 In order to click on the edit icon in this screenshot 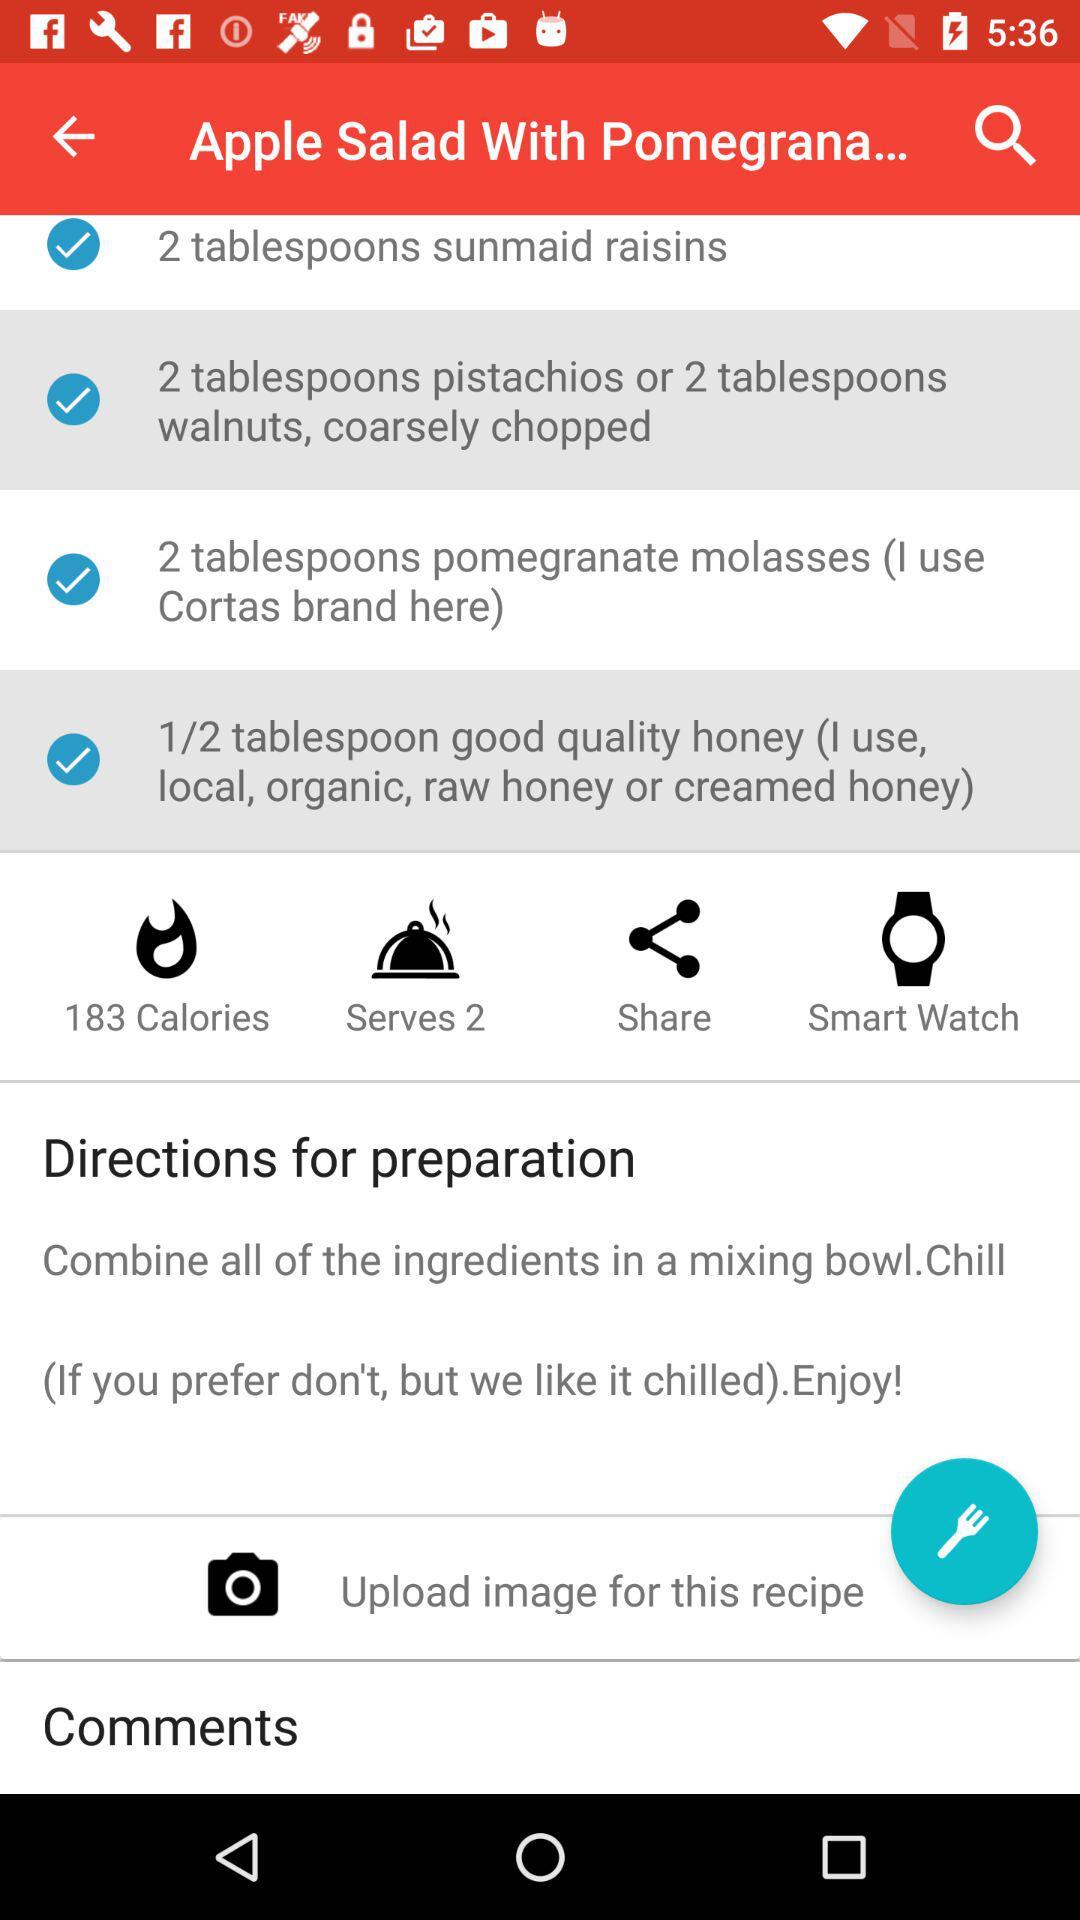, I will do `click(963, 1530)`.